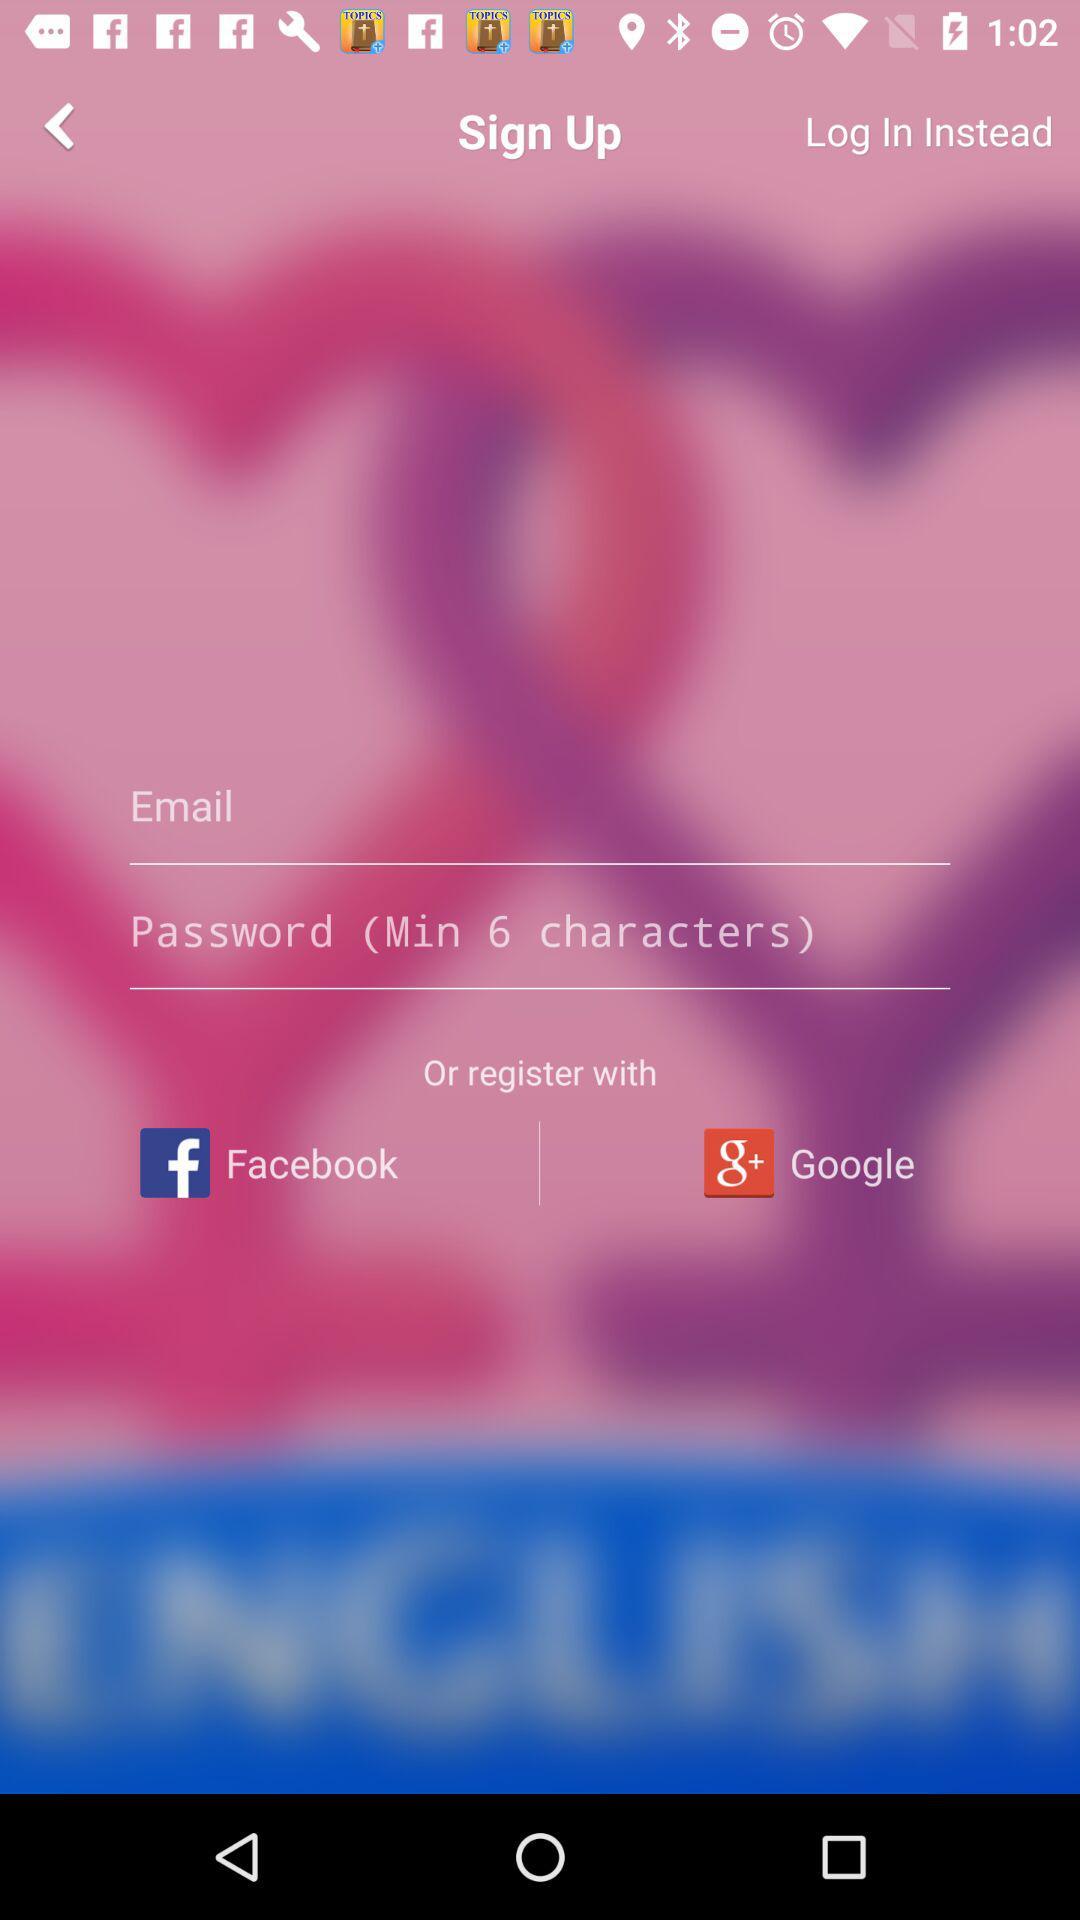  Describe the element at coordinates (61, 124) in the screenshot. I see `the arrow_backward icon` at that location.